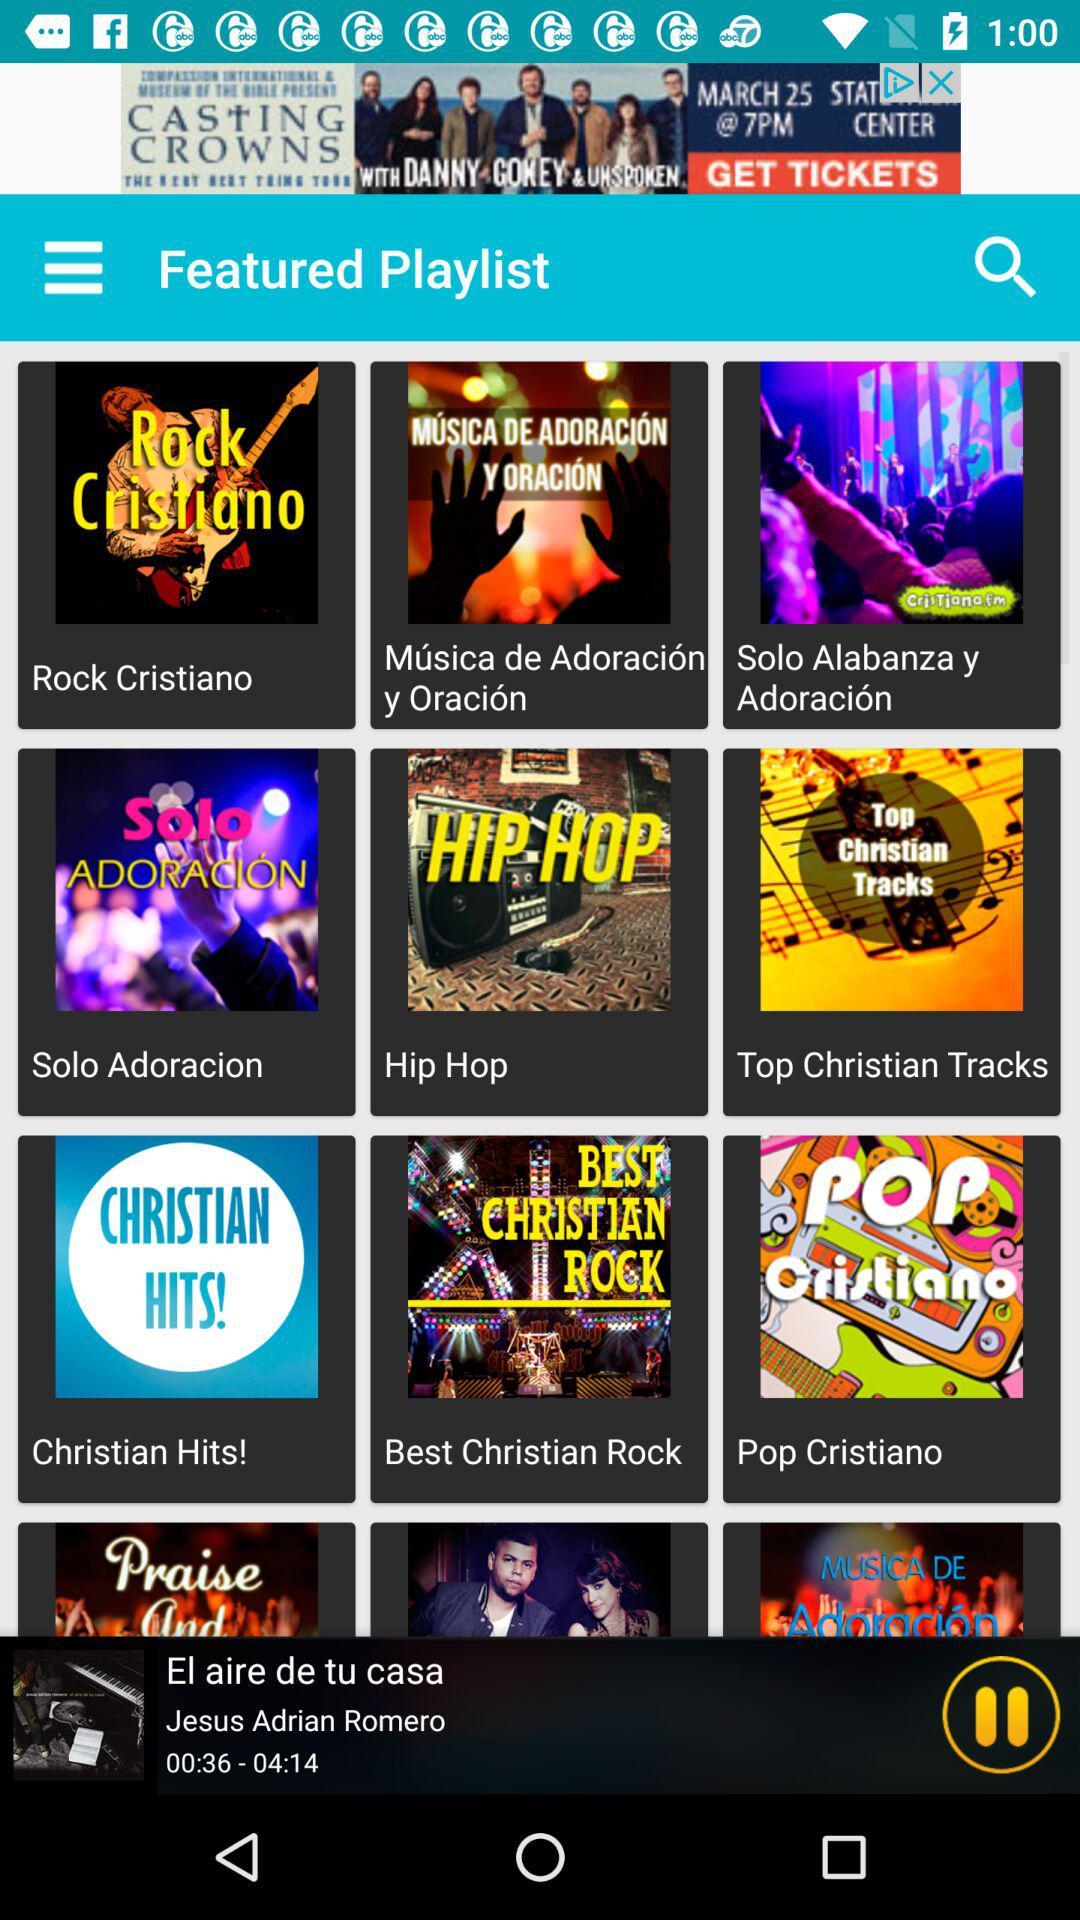  What do you see at coordinates (1001, 1714) in the screenshot?
I see `the pause icon` at bounding box center [1001, 1714].